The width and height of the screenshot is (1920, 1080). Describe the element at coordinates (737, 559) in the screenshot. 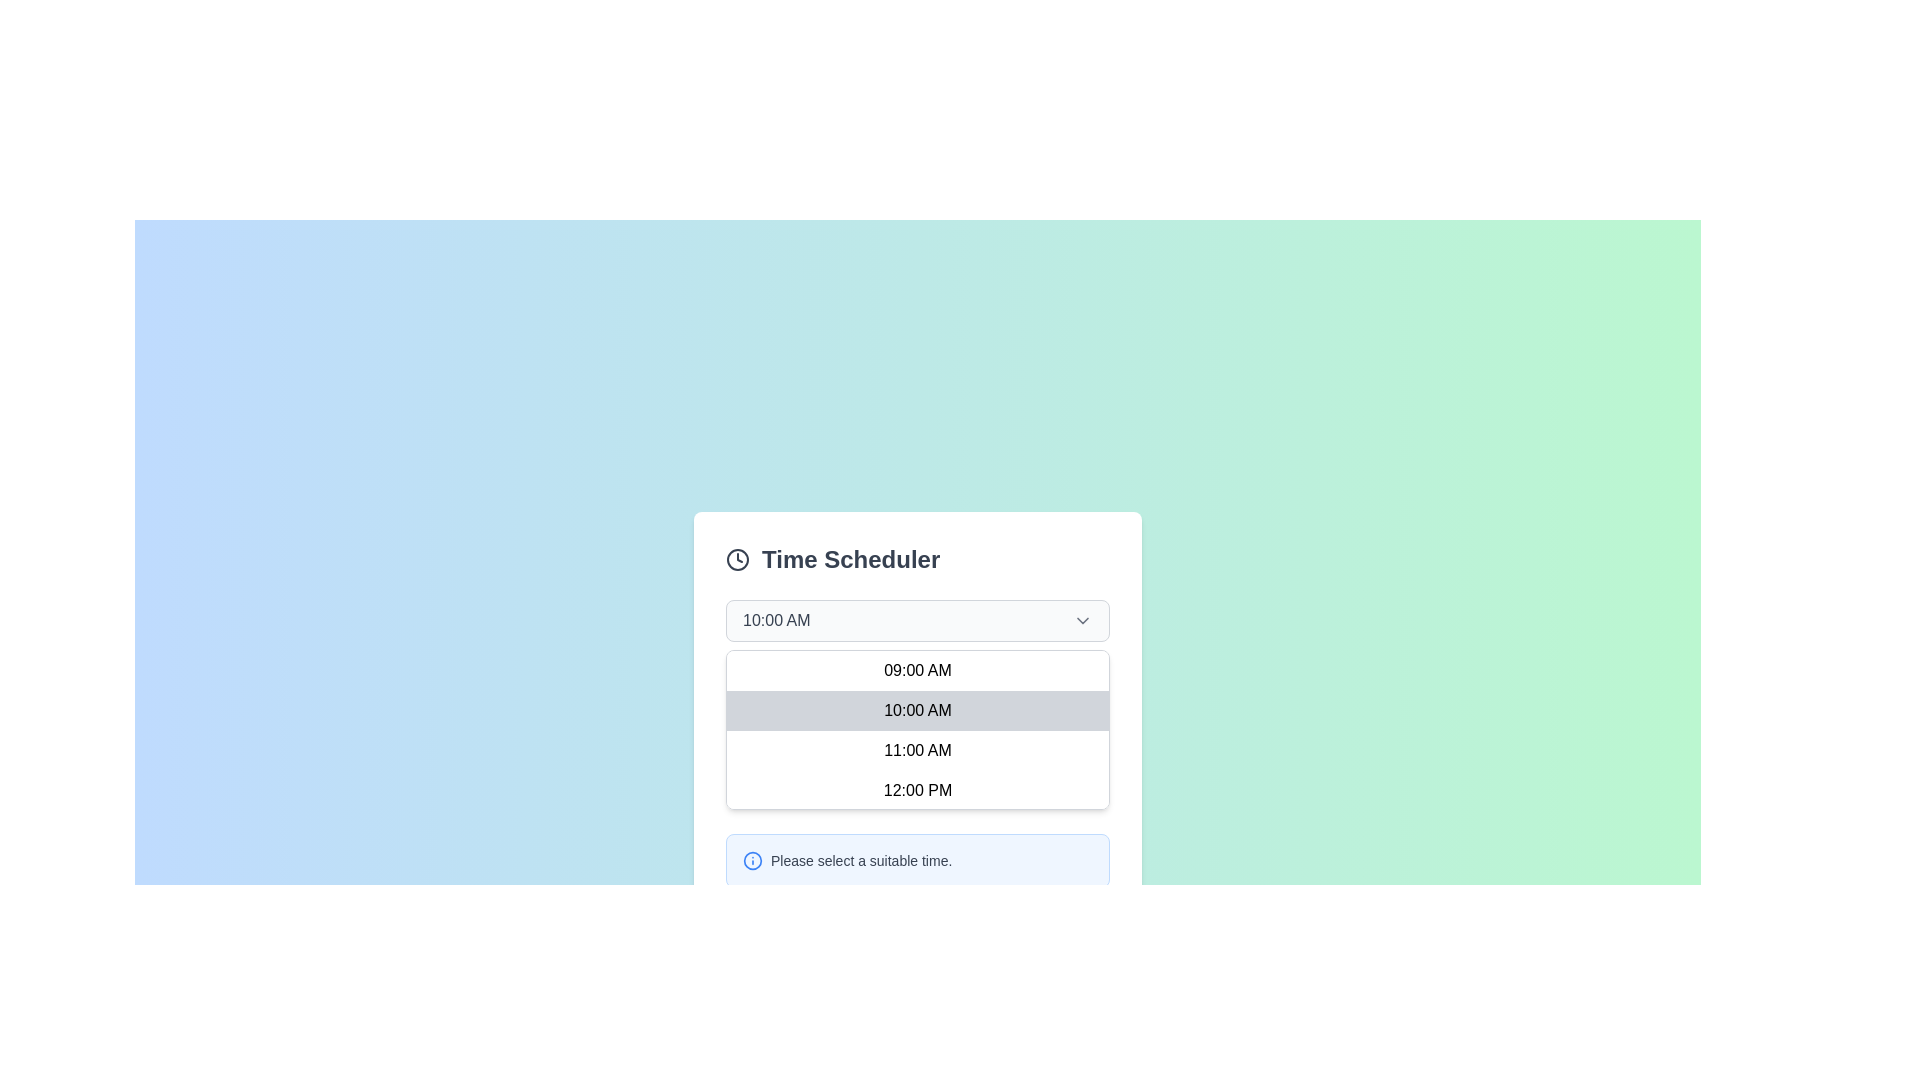

I see `the SVG circle element that is part of the clock icon adjacent to the 'Time Scheduler' title` at that location.